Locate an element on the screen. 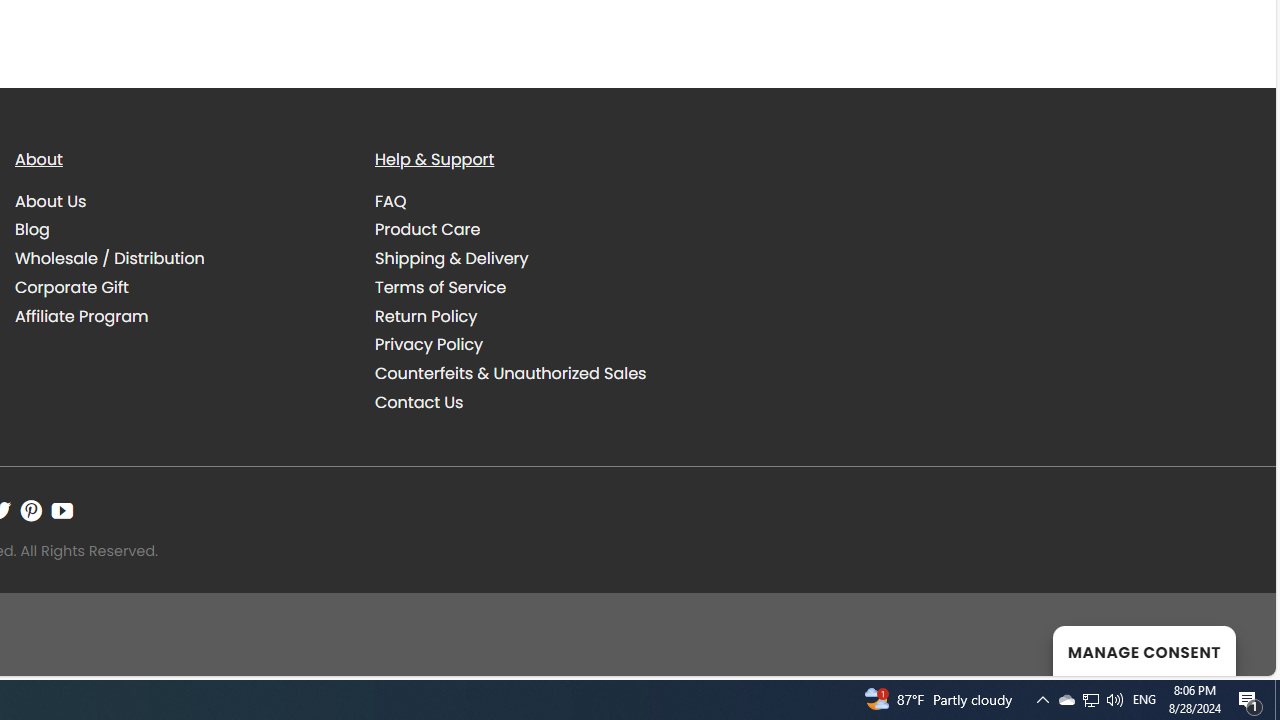 This screenshot has height=720, width=1280. 'Wholesale / Distribution' is located at coordinates (109, 257).